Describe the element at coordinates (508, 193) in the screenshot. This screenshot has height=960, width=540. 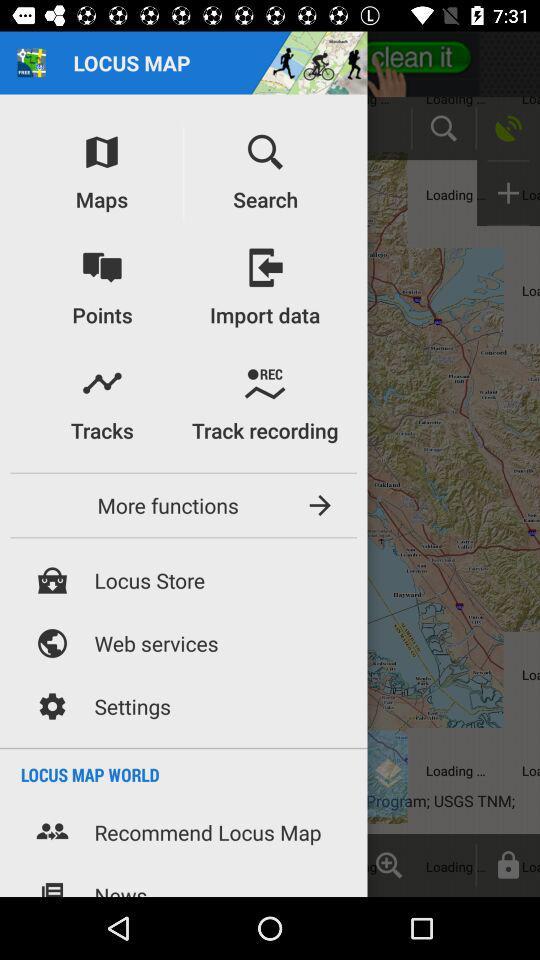
I see `the add icon` at that location.